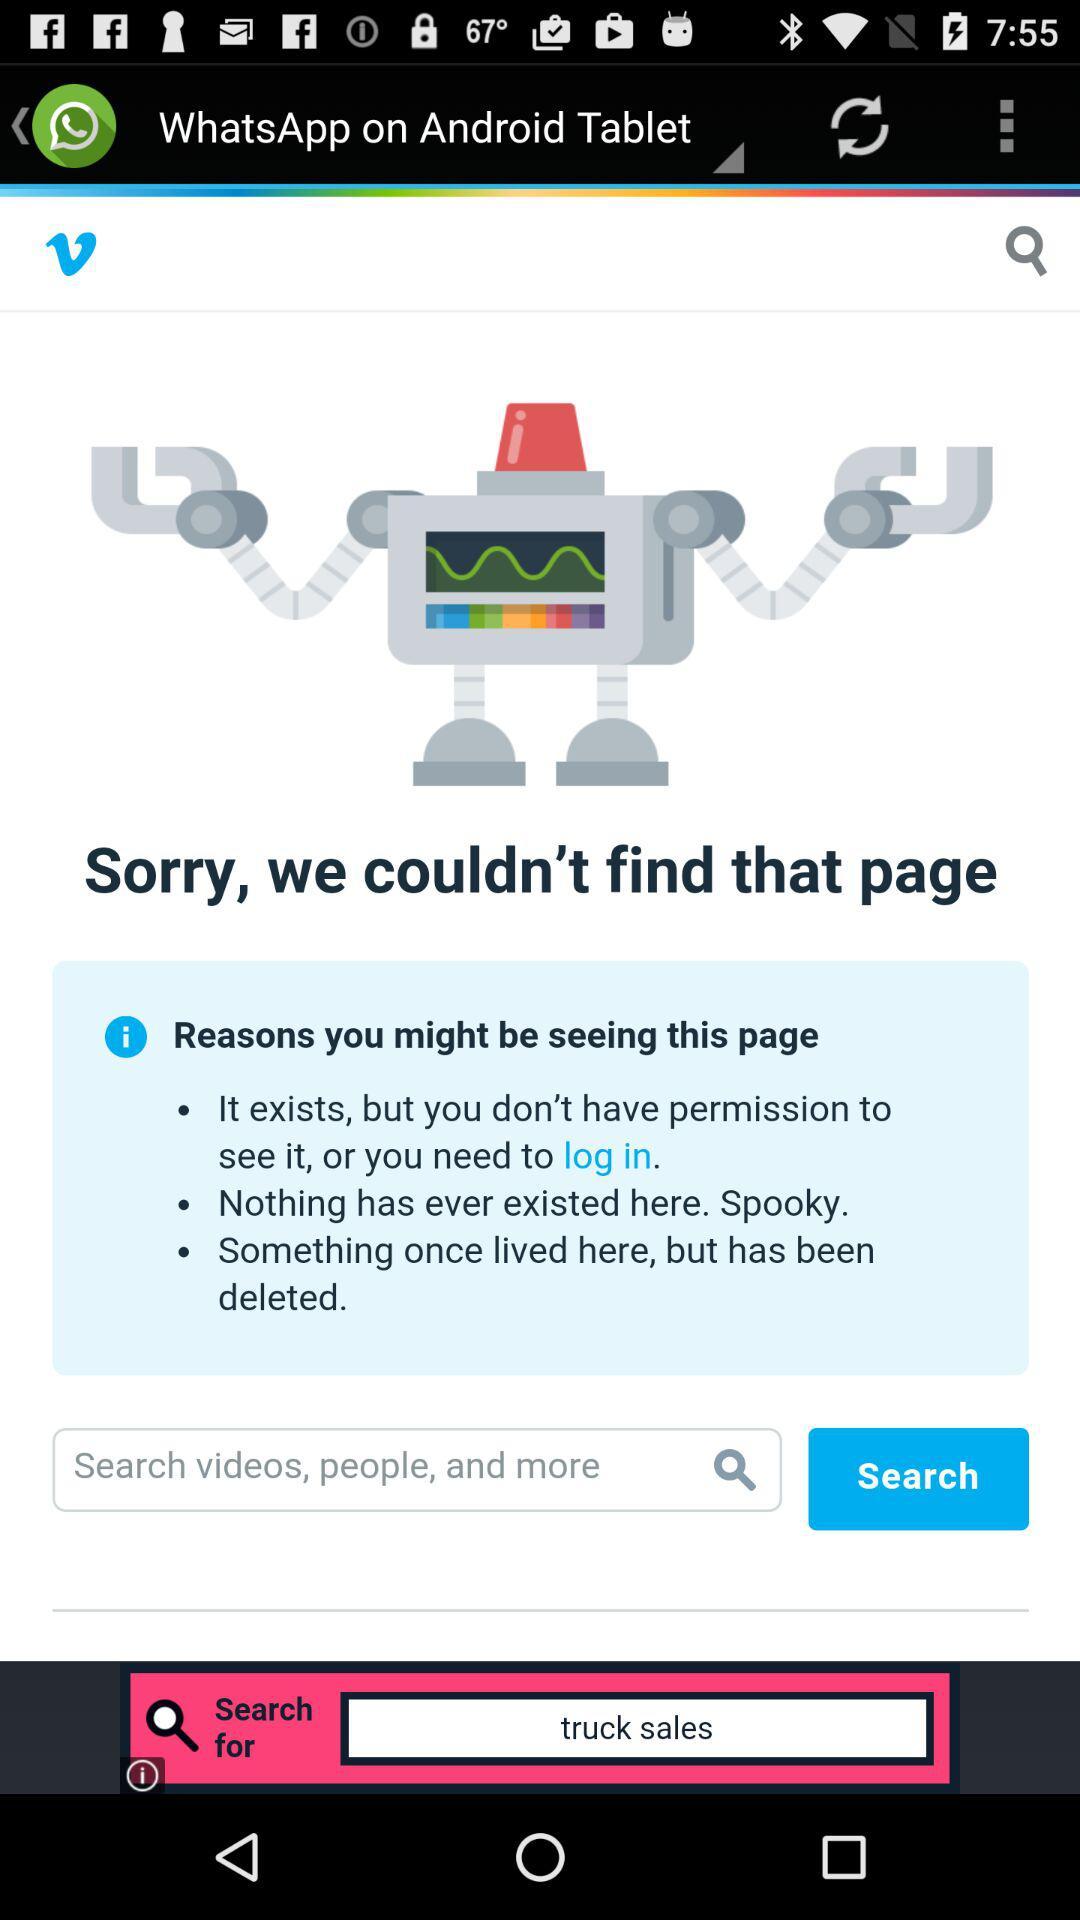 The image size is (1080, 1920). What do you see at coordinates (540, 1727) in the screenshot?
I see `click advertisement` at bounding box center [540, 1727].